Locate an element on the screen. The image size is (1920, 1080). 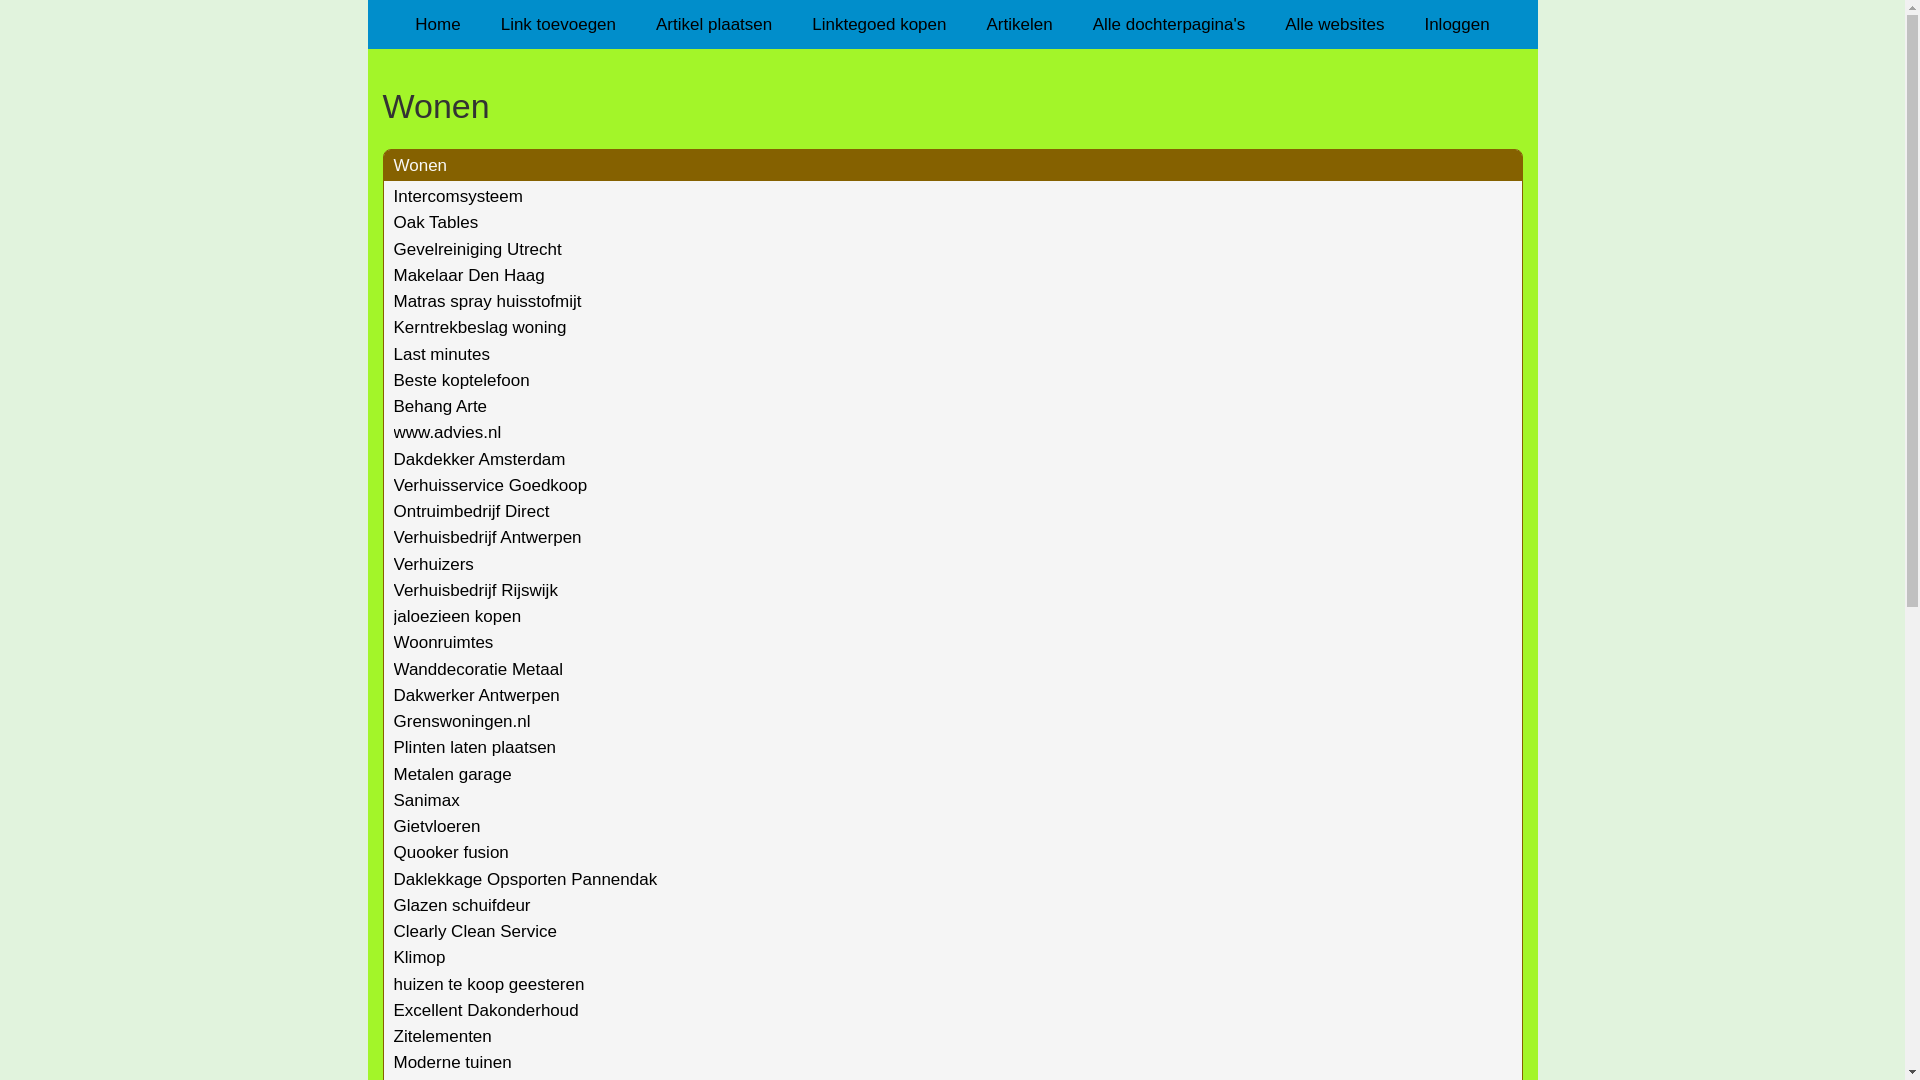
'Plinten laten plaatsen' is located at coordinates (393, 747).